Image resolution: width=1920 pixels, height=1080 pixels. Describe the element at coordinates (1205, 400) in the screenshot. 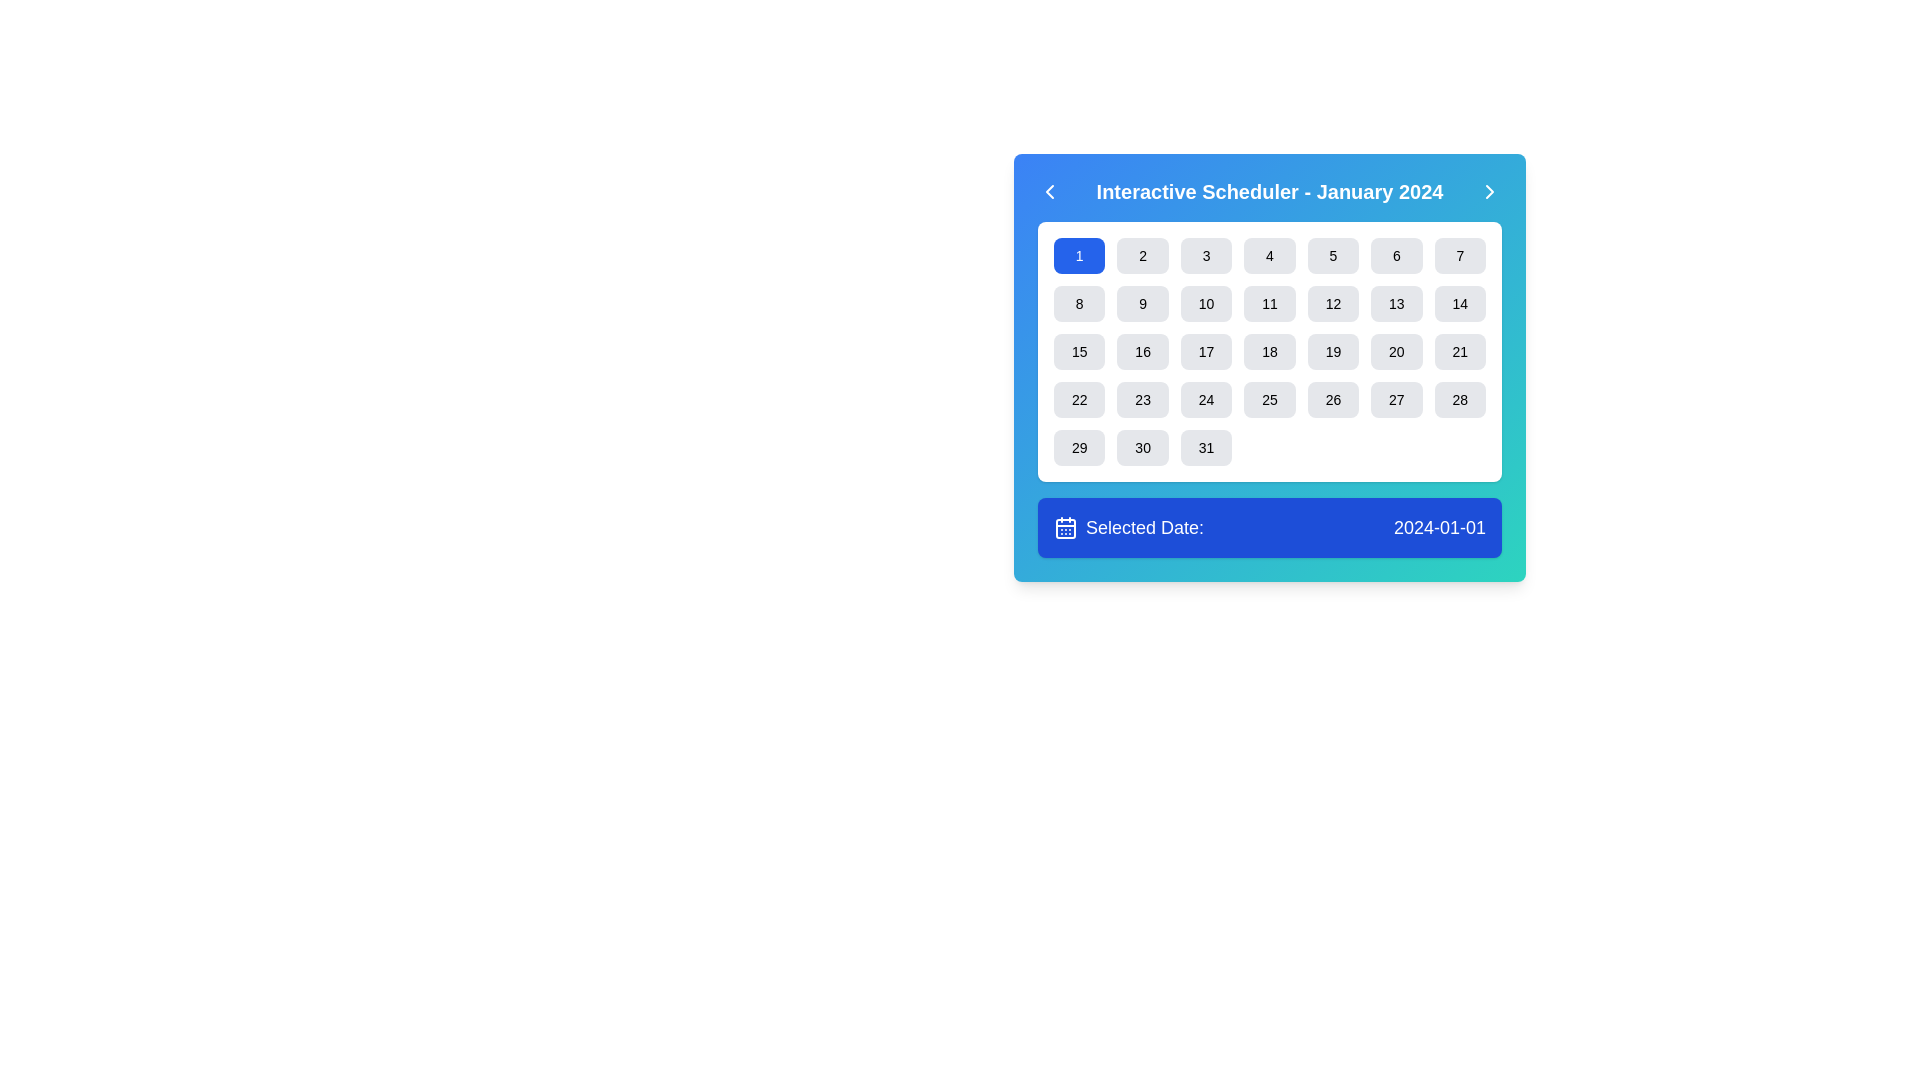

I see `the button displaying the text '24' in the interactive calendar grid, located at the fourth row and fourth column` at that location.